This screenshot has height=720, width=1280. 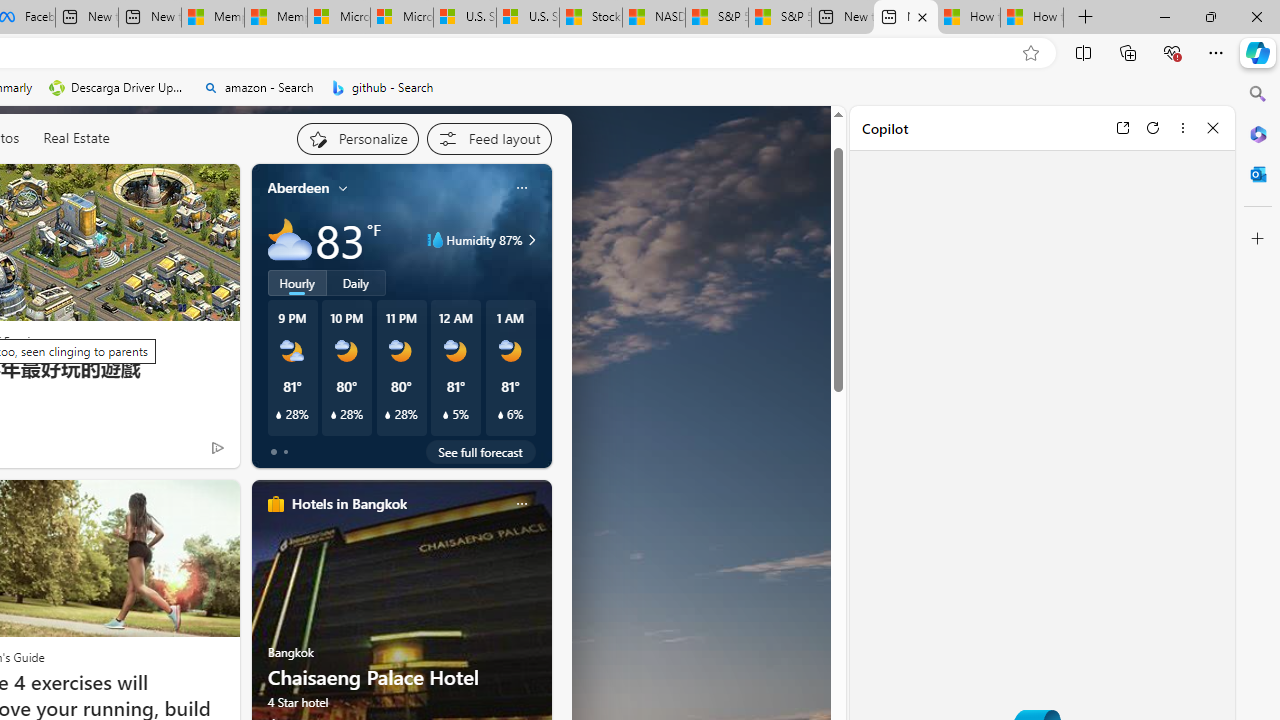 What do you see at coordinates (480, 451) in the screenshot?
I see `'See full forecast'` at bounding box center [480, 451].